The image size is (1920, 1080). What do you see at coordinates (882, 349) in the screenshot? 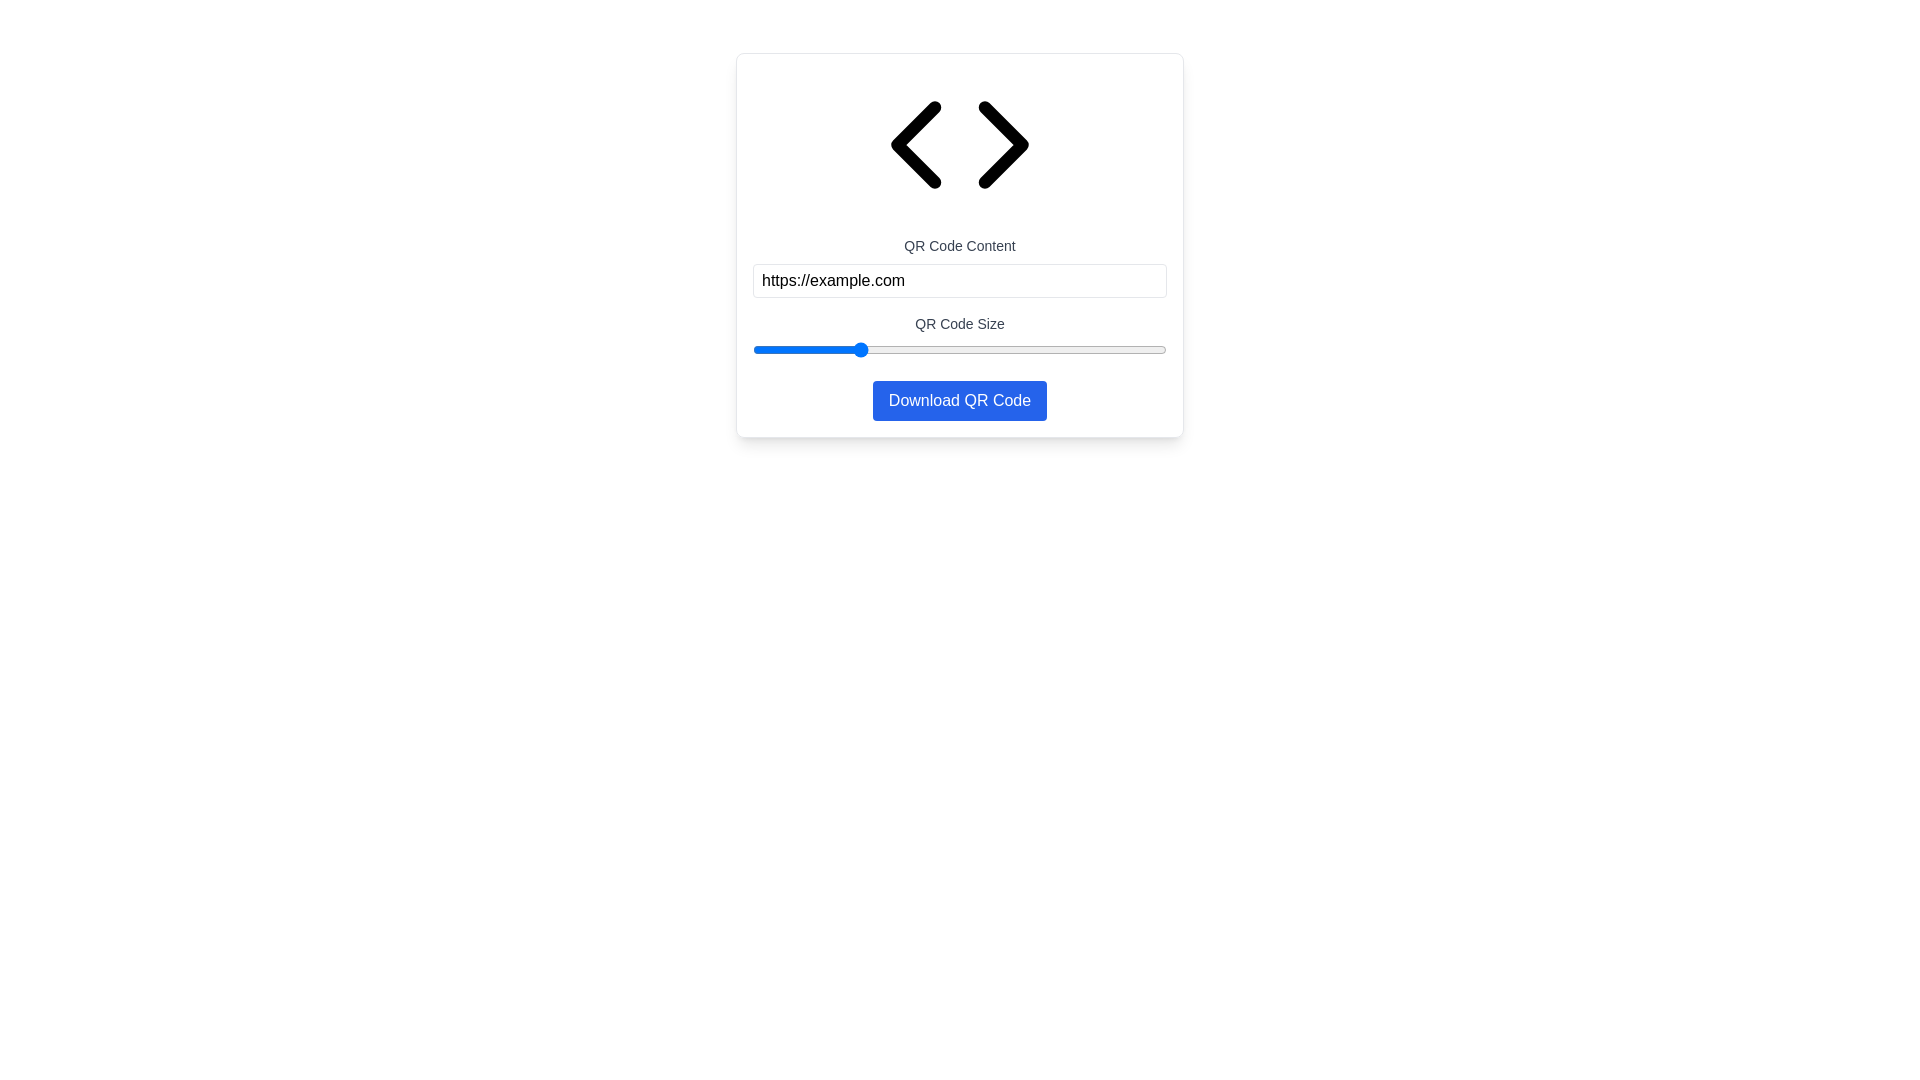
I see `the QR code size` at bounding box center [882, 349].